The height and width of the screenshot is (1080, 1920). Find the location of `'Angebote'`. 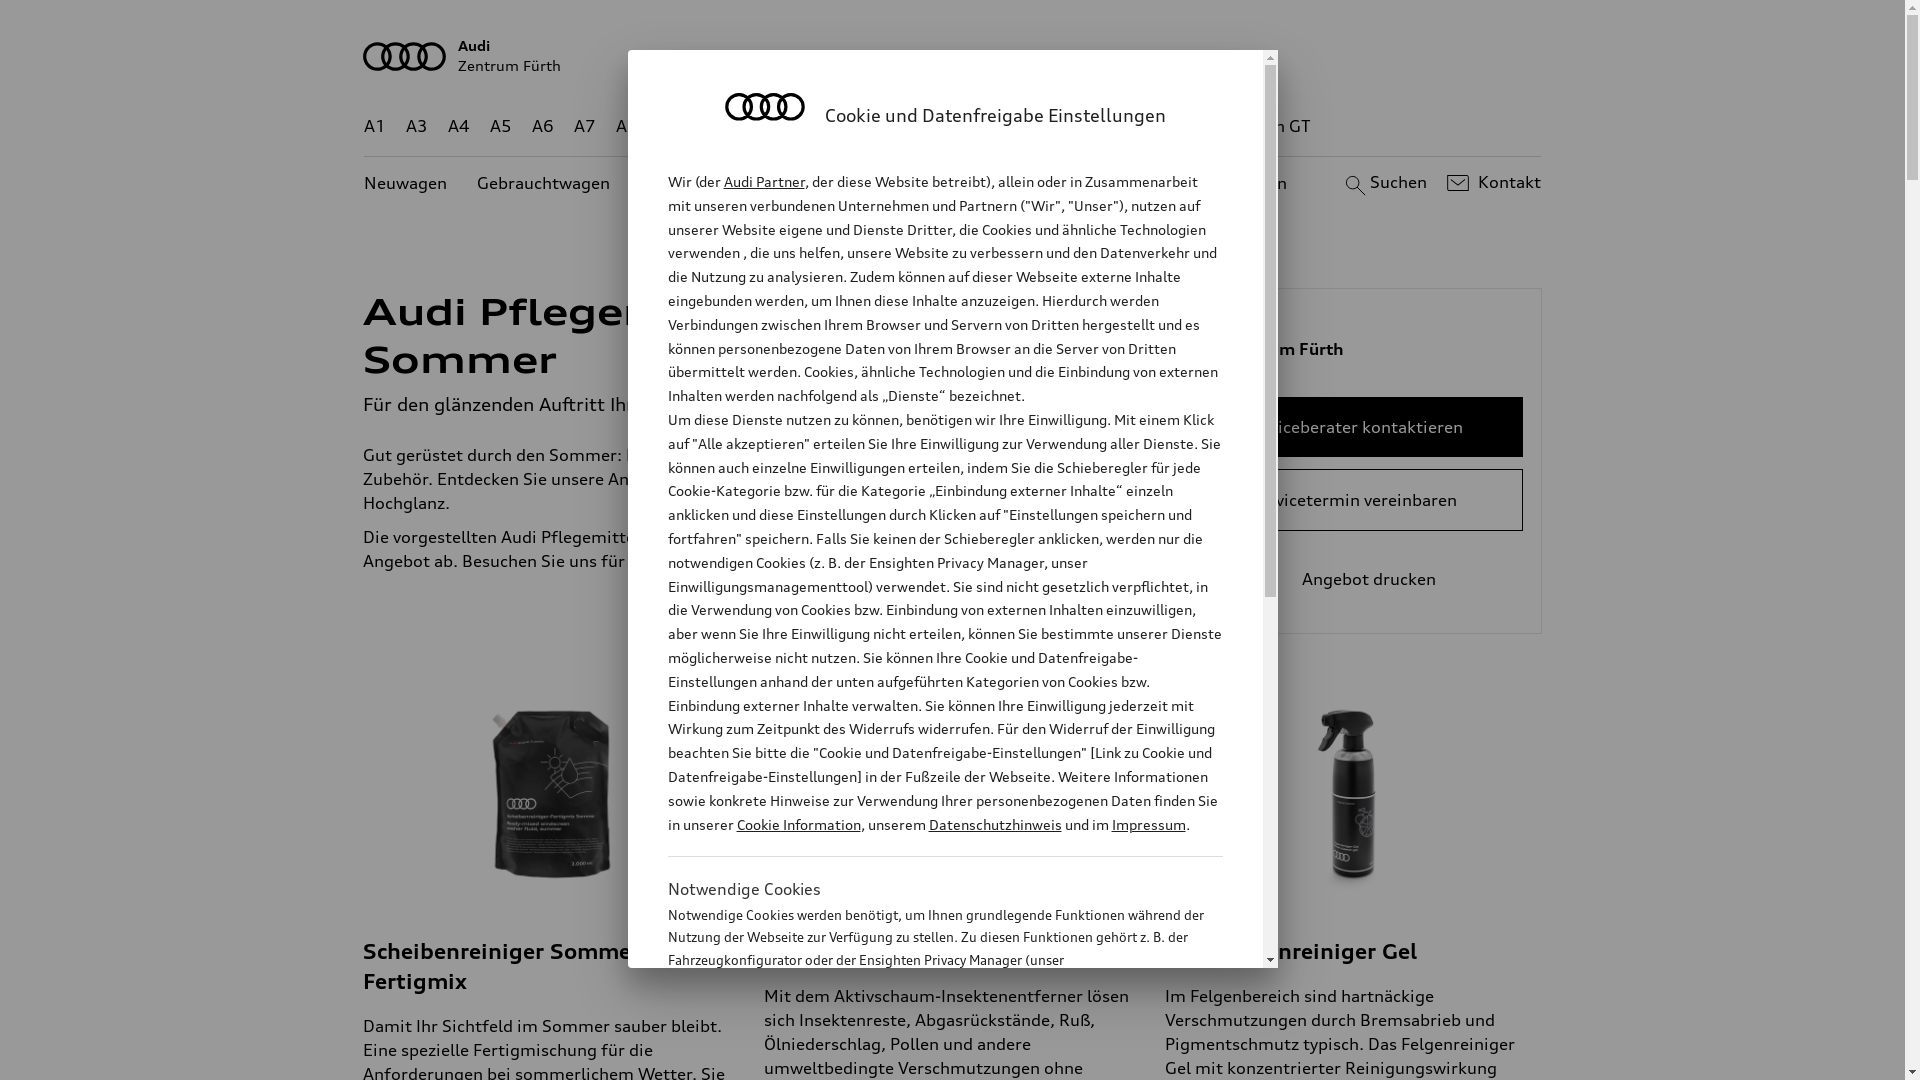

'Angebote' is located at coordinates (839, 183).